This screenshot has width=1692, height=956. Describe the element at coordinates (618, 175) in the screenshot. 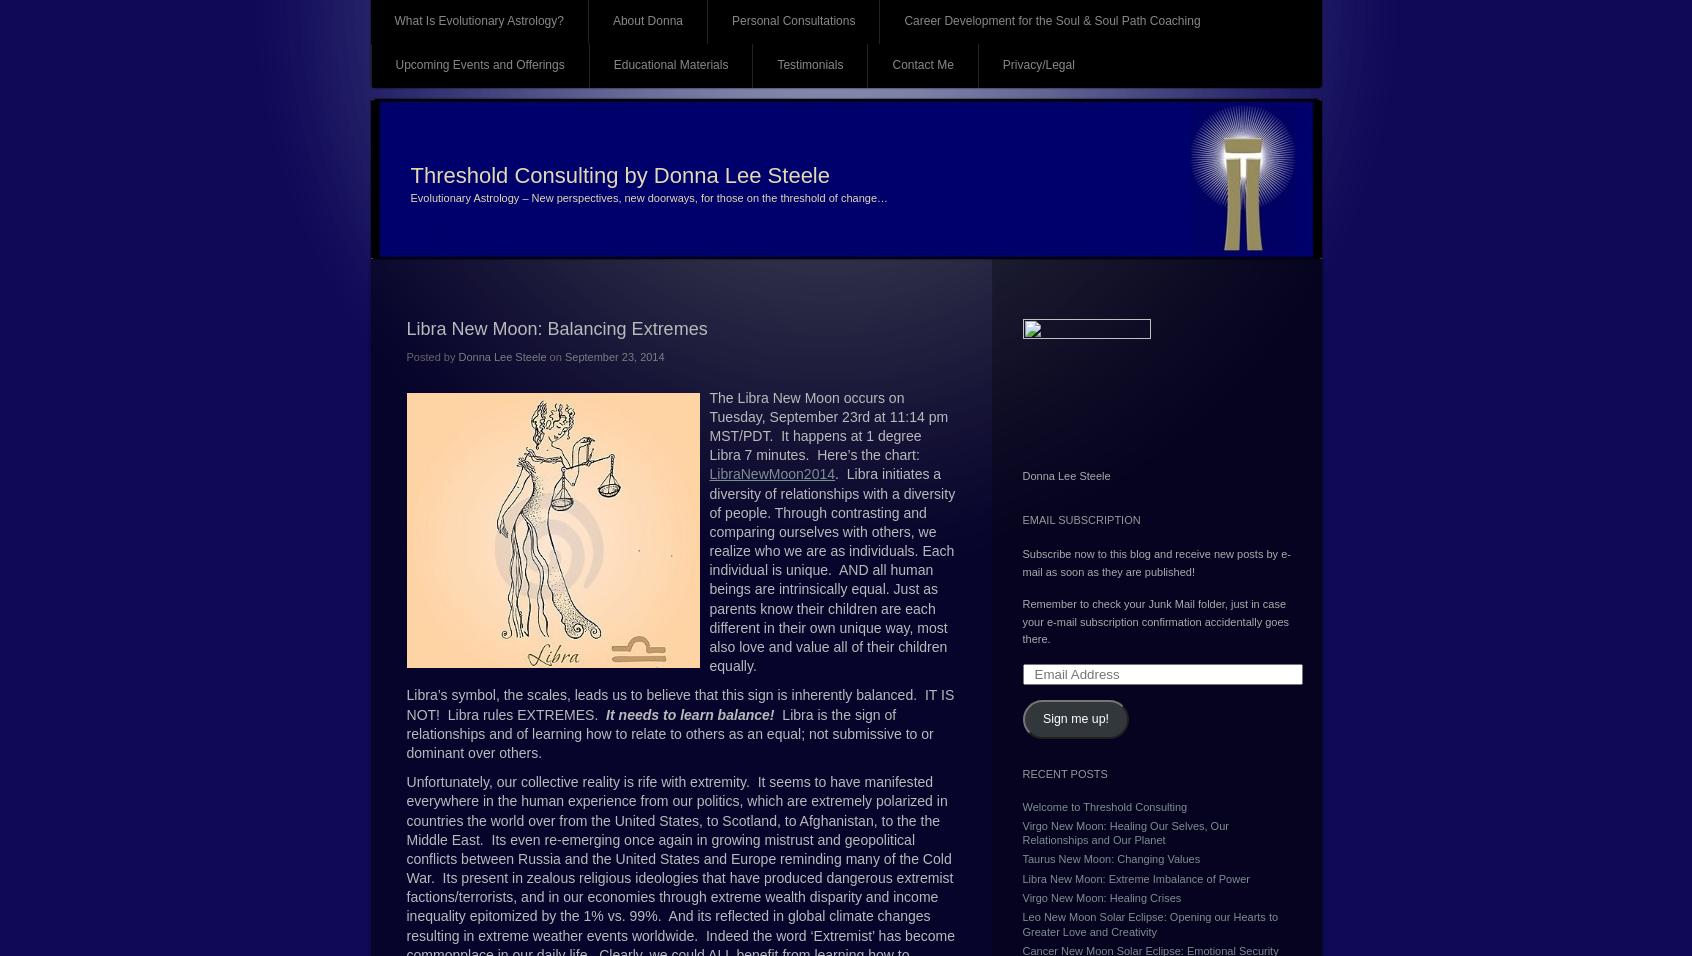

I see `'Threshold Consulting by Donna Lee Steele'` at that location.